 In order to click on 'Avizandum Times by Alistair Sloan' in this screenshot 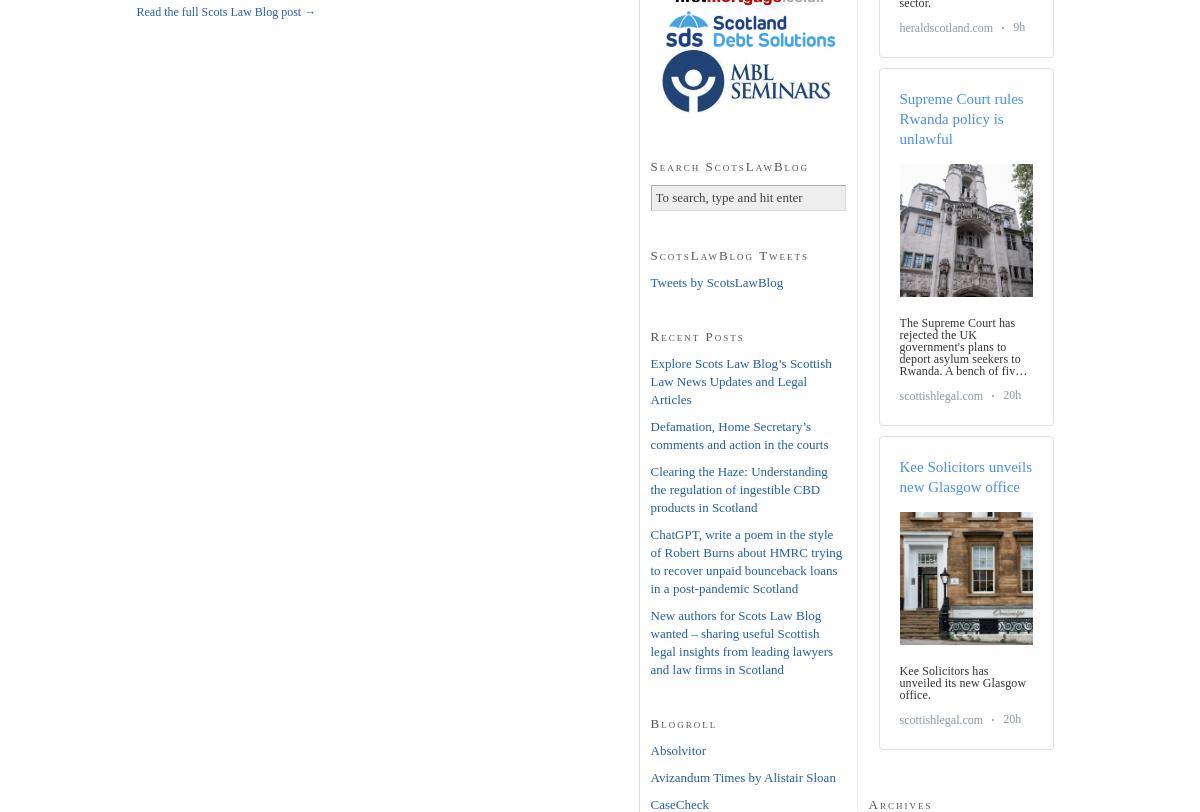, I will do `click(742, 776)`.